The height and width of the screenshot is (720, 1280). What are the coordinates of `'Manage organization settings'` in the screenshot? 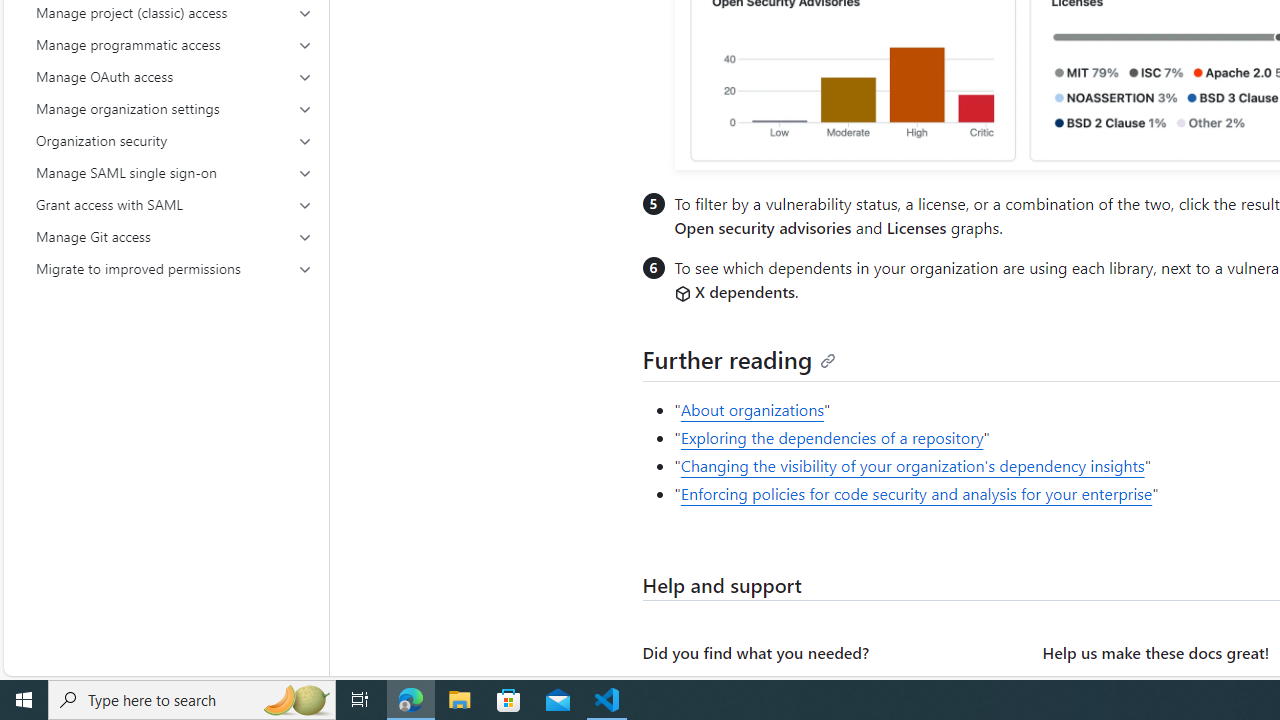 It's located at (174, 109).